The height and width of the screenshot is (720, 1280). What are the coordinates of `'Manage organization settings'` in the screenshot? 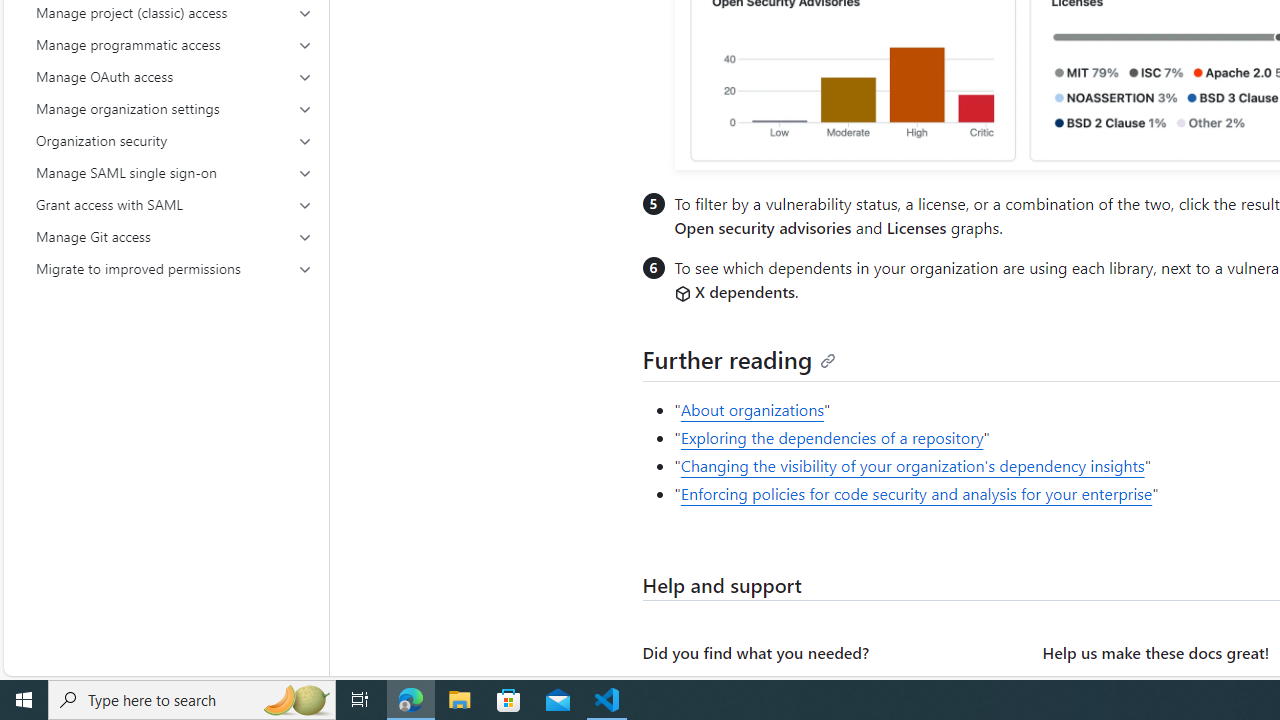 It's located at (174, 109).